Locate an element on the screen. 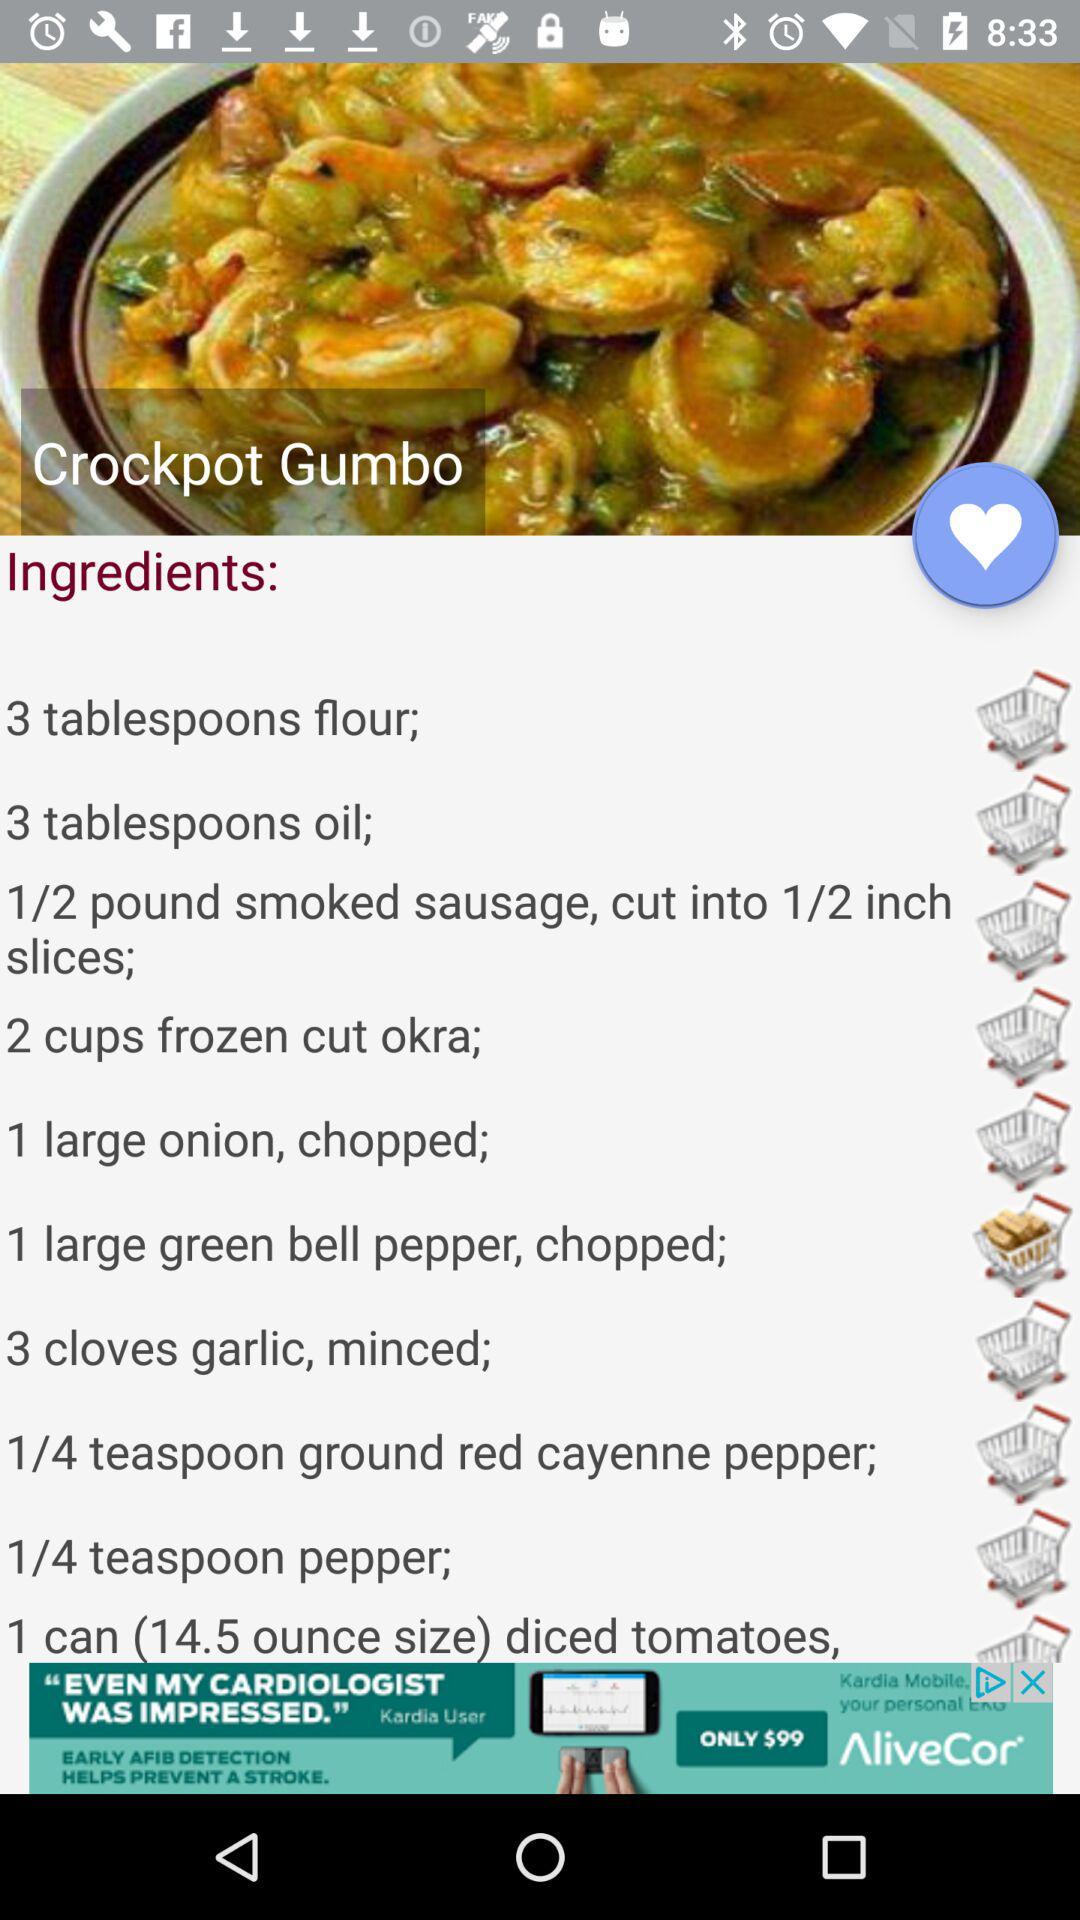  to favorites is located at coordinates (984, 535).